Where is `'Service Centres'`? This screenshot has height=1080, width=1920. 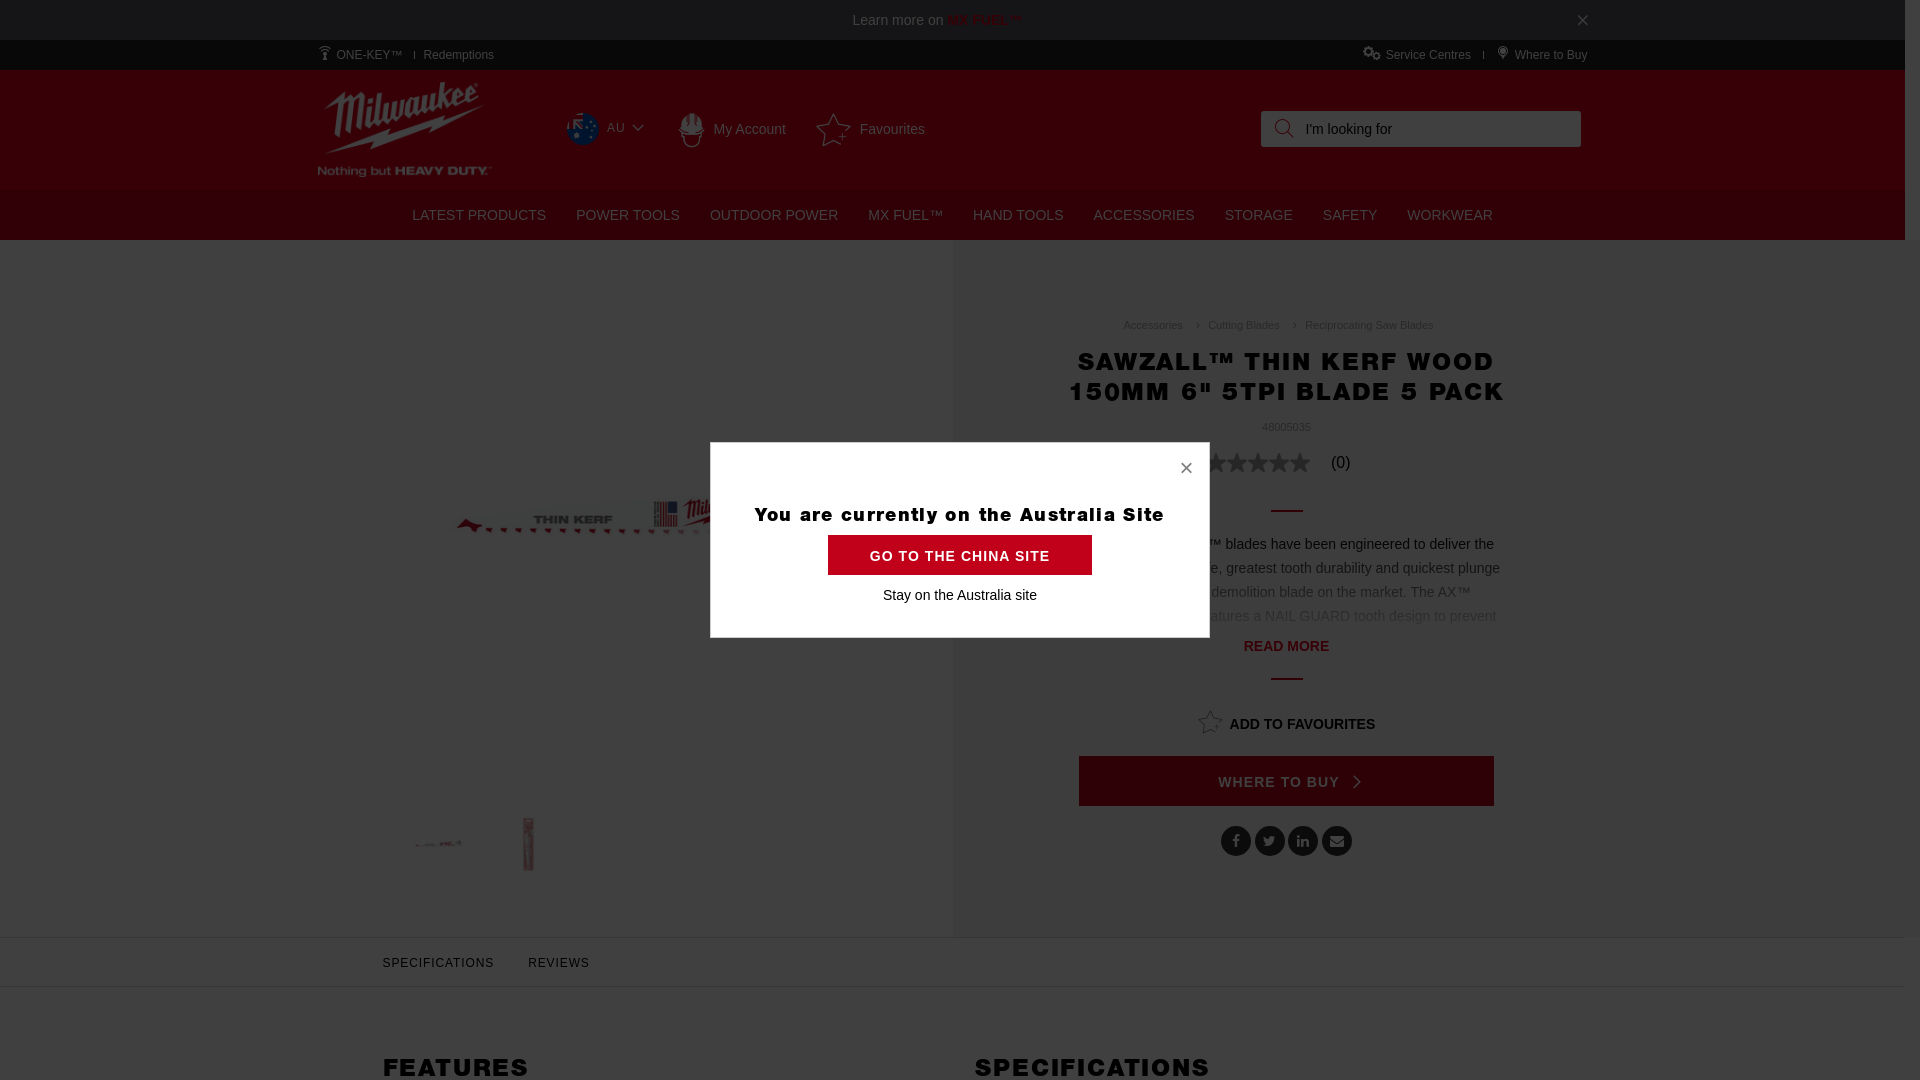 'Service Centres' is located at coordinates (1427, 53).